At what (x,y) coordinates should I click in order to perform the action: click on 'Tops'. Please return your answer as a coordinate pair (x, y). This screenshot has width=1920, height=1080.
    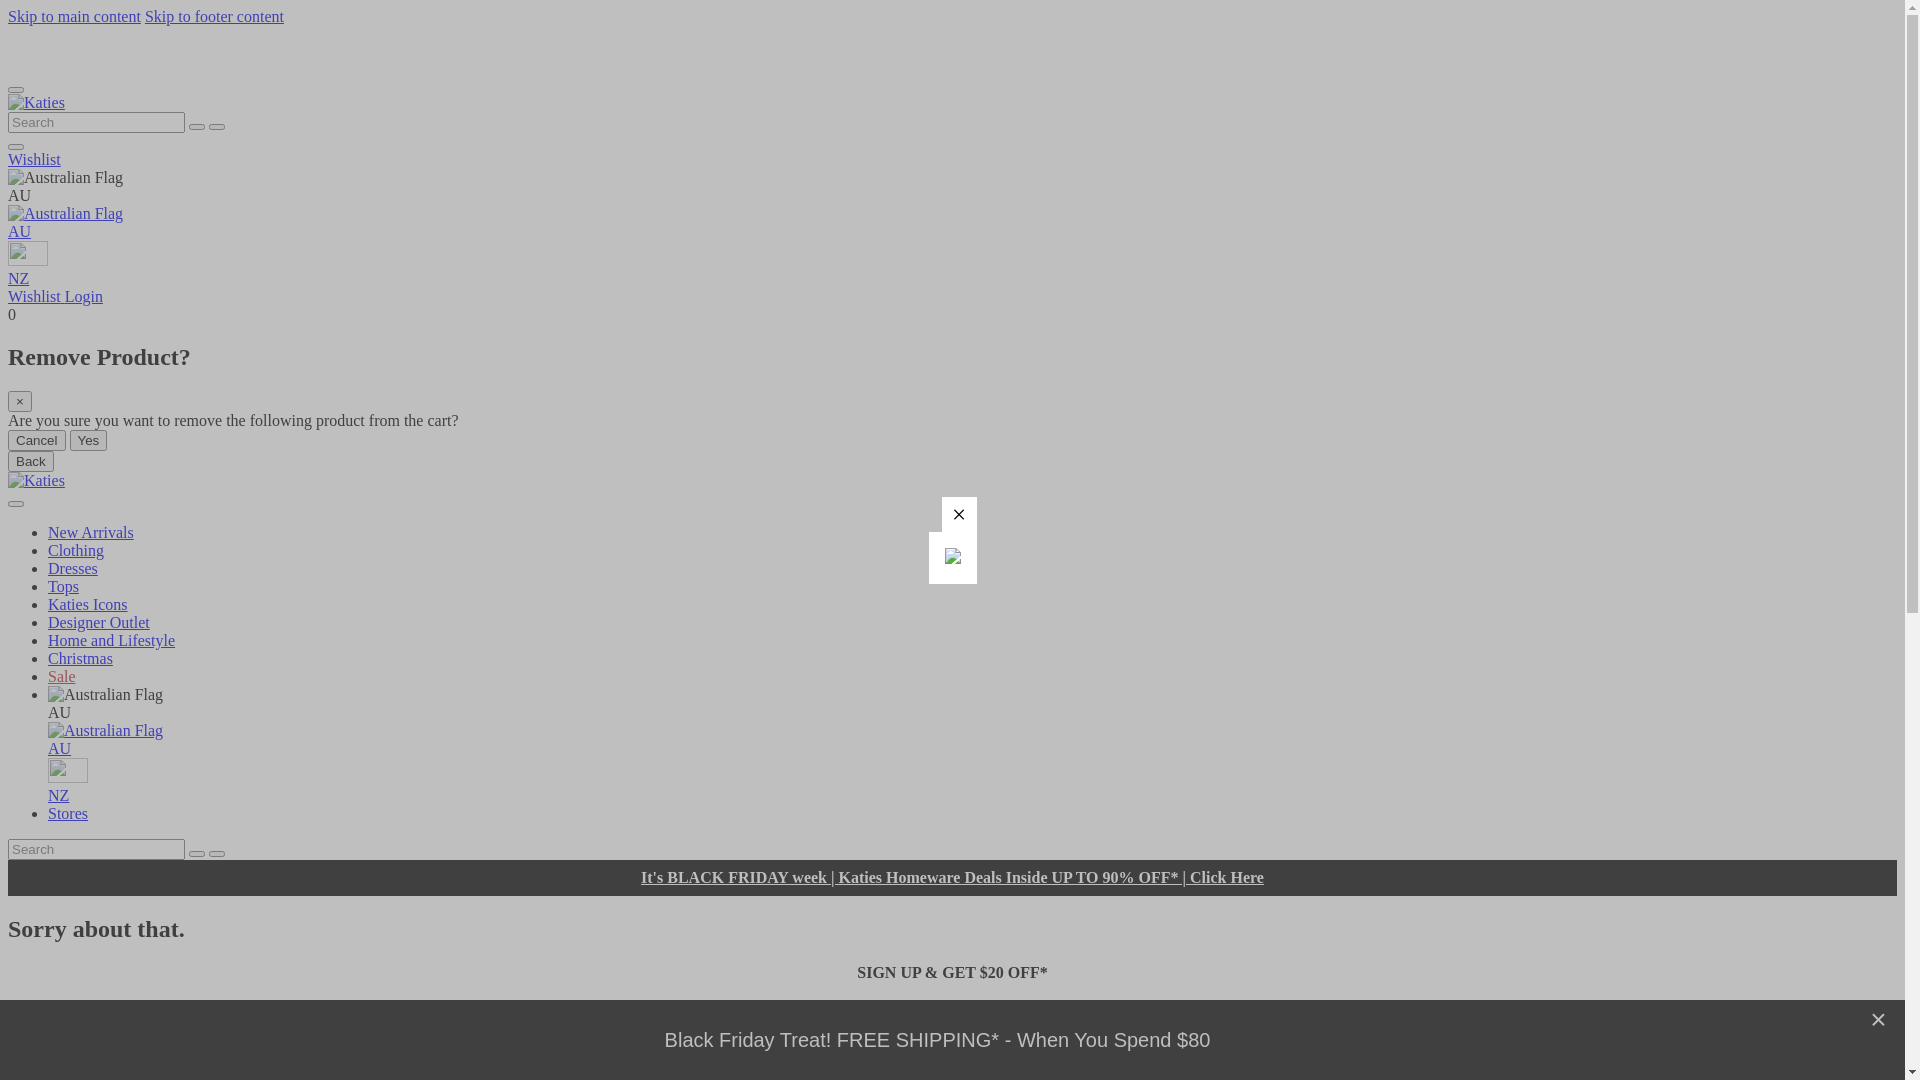
    Looking at the image, I should click on (48, 585).